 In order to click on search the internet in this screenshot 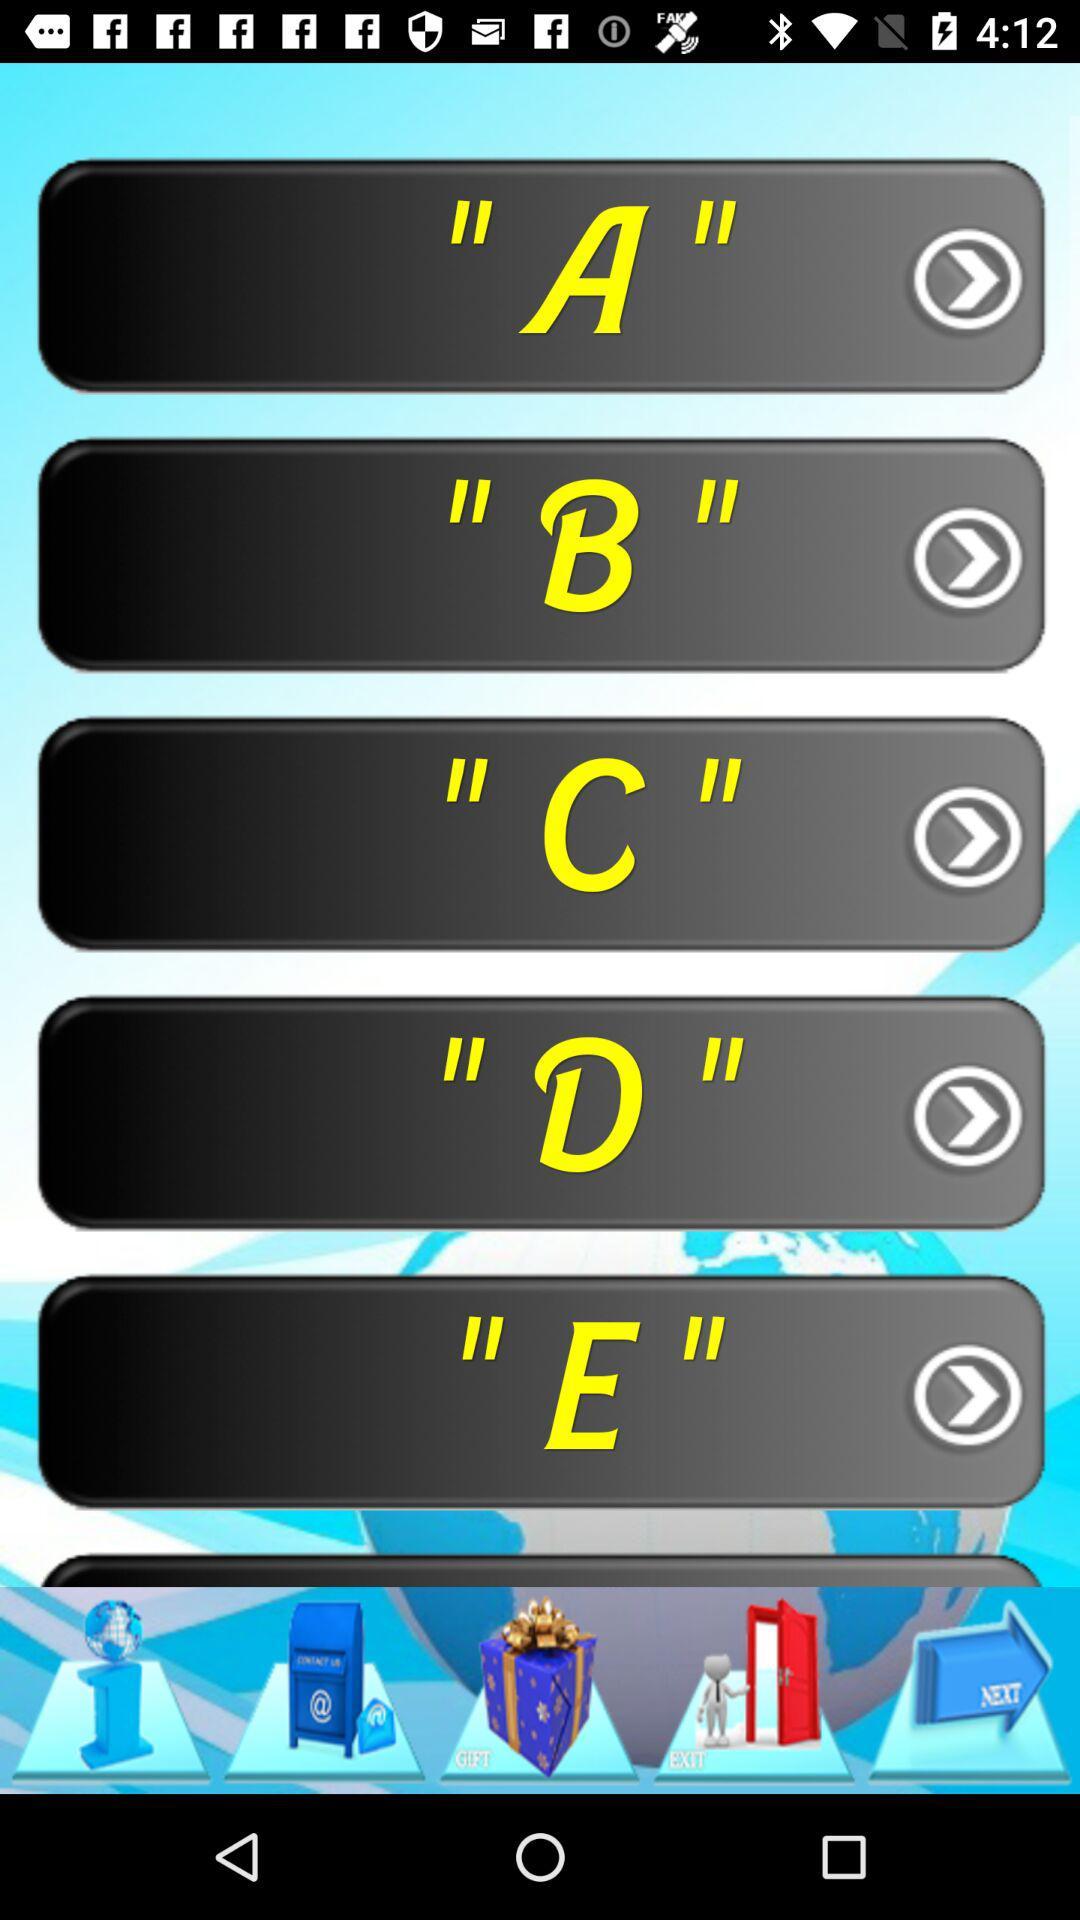, I will do `click(110, 1689)`.